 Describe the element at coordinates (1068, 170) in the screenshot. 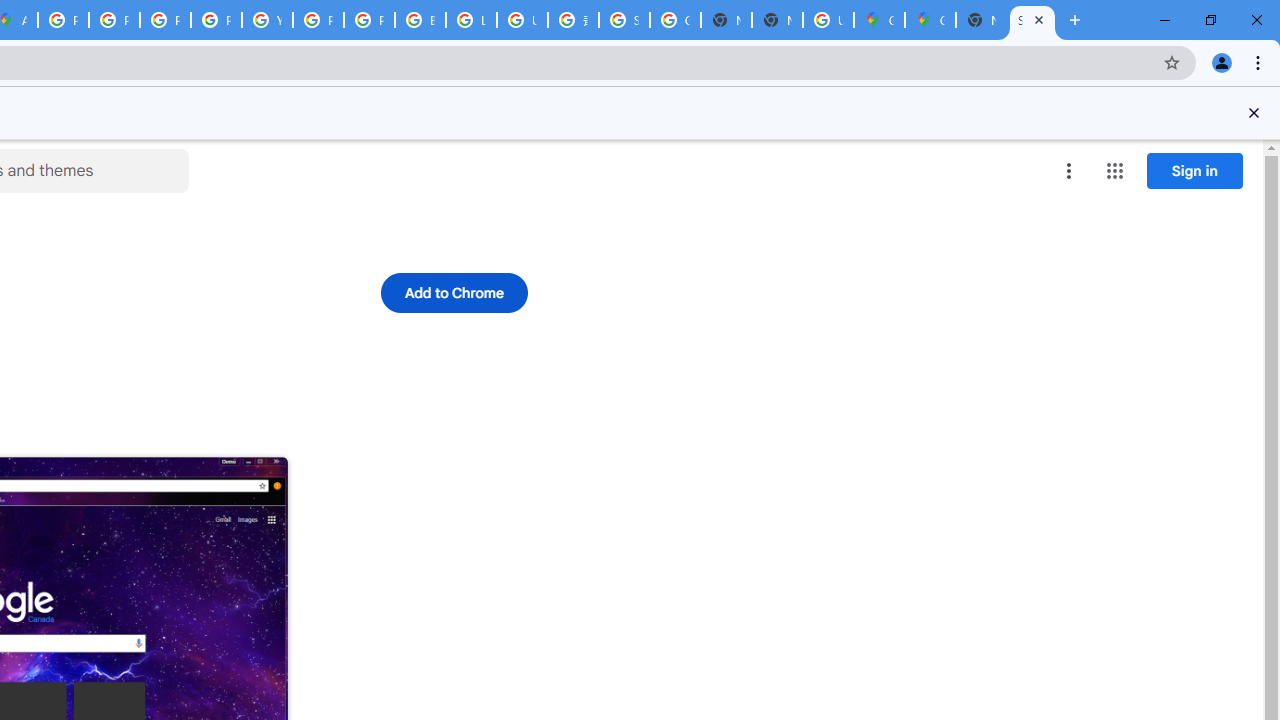

I see `'More options menu'` at that location.